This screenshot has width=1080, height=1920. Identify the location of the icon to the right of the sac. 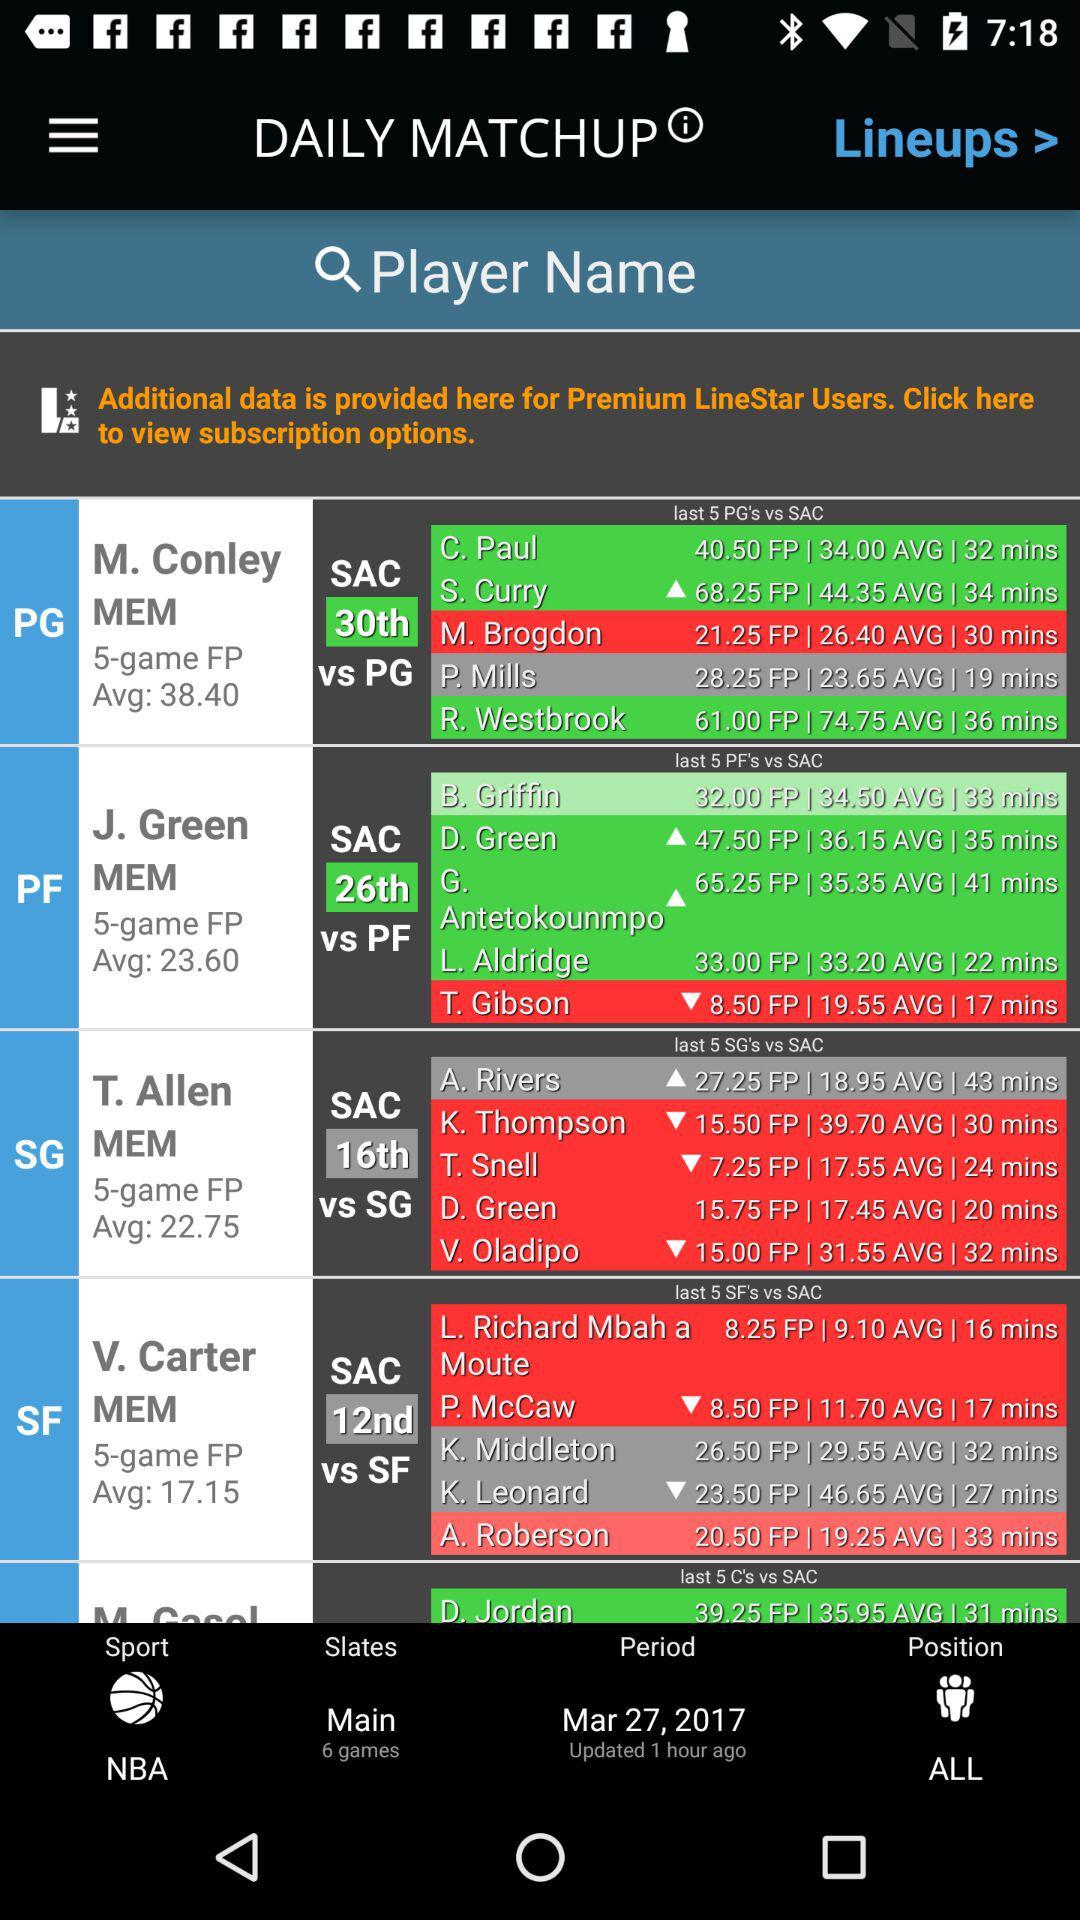
(552, 546).